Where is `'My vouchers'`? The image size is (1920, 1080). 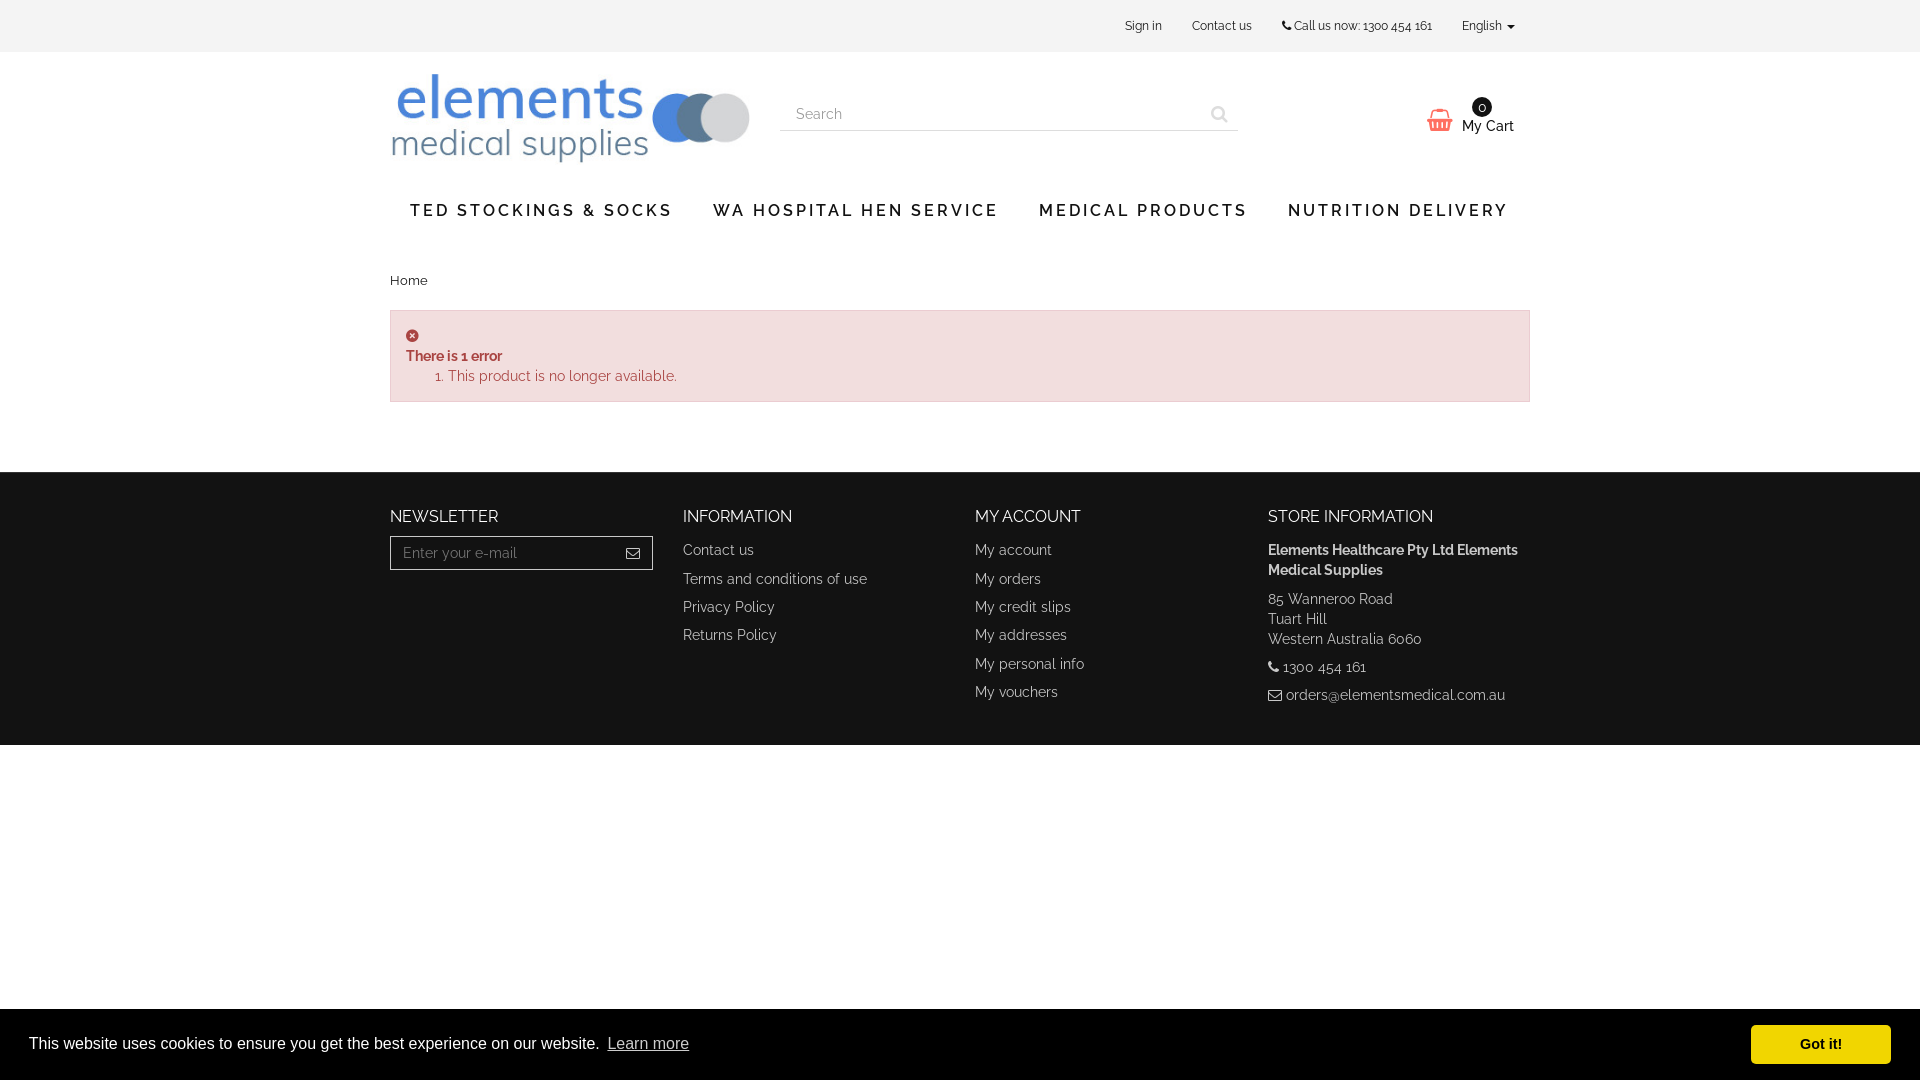
'My vouchers' is located at coordinates (1016, 690).